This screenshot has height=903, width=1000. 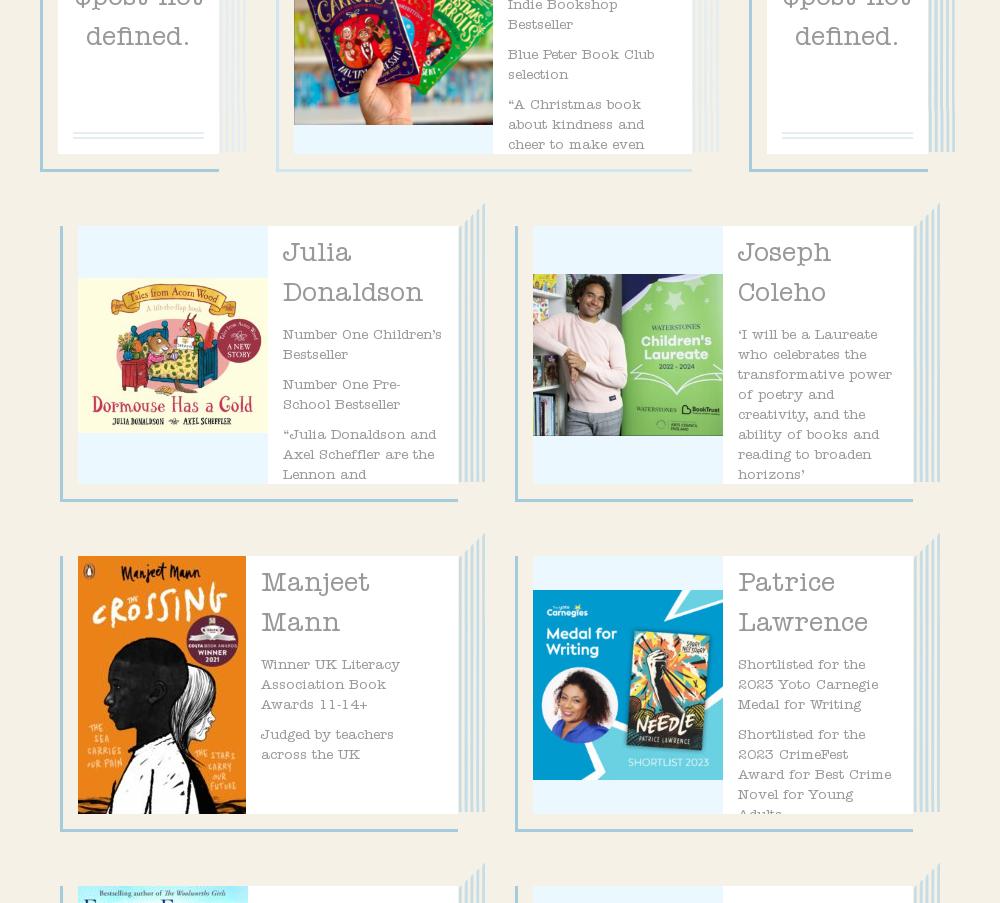 I want to click on 'Joseph Coleho', so click(x=784, y=274).